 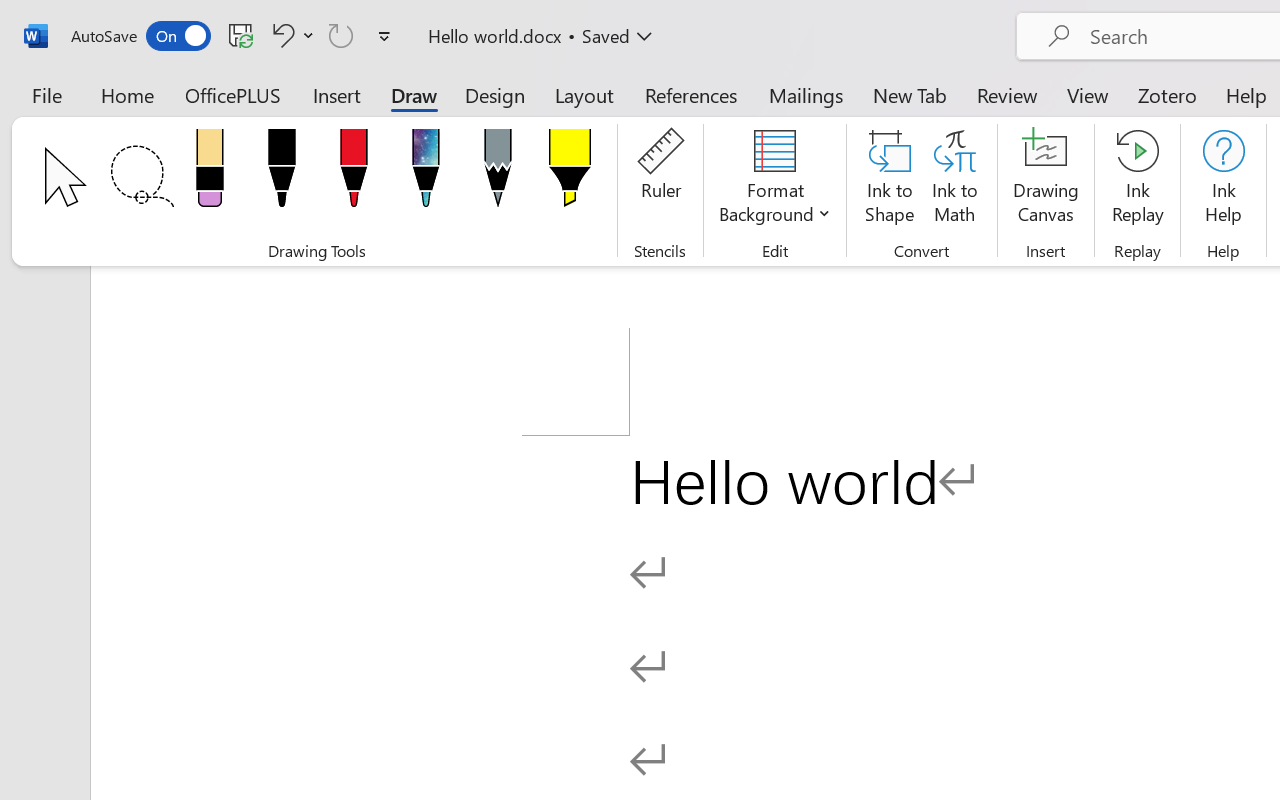 What do you see at coordinates (568, 173) in the screenshot?
I see `'Highlighter: Yellow, 6 mm'` at bounding box center [568, 173].